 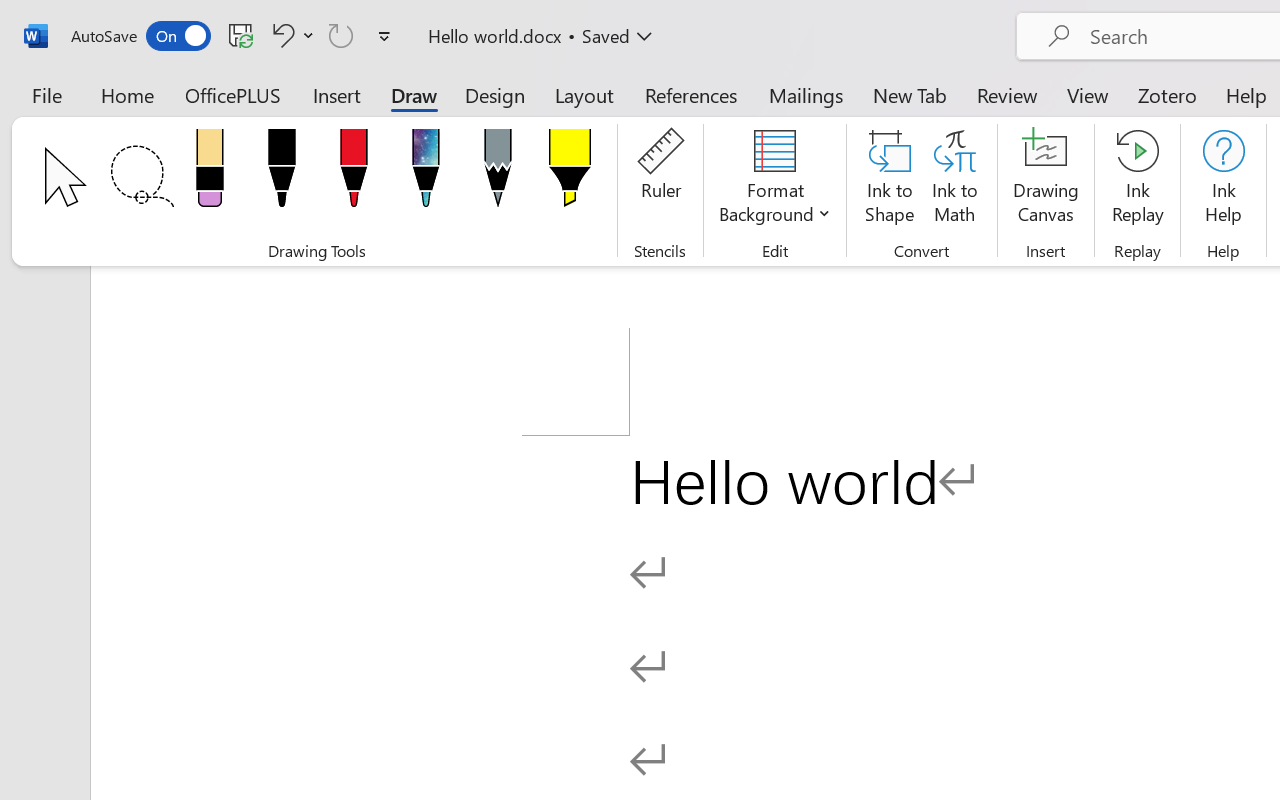 What do you see at coordinates (568, 173) in the screenshot?
I see `'Highlighter: Yellow, 6 mm'` at bounding box center [568, 173].